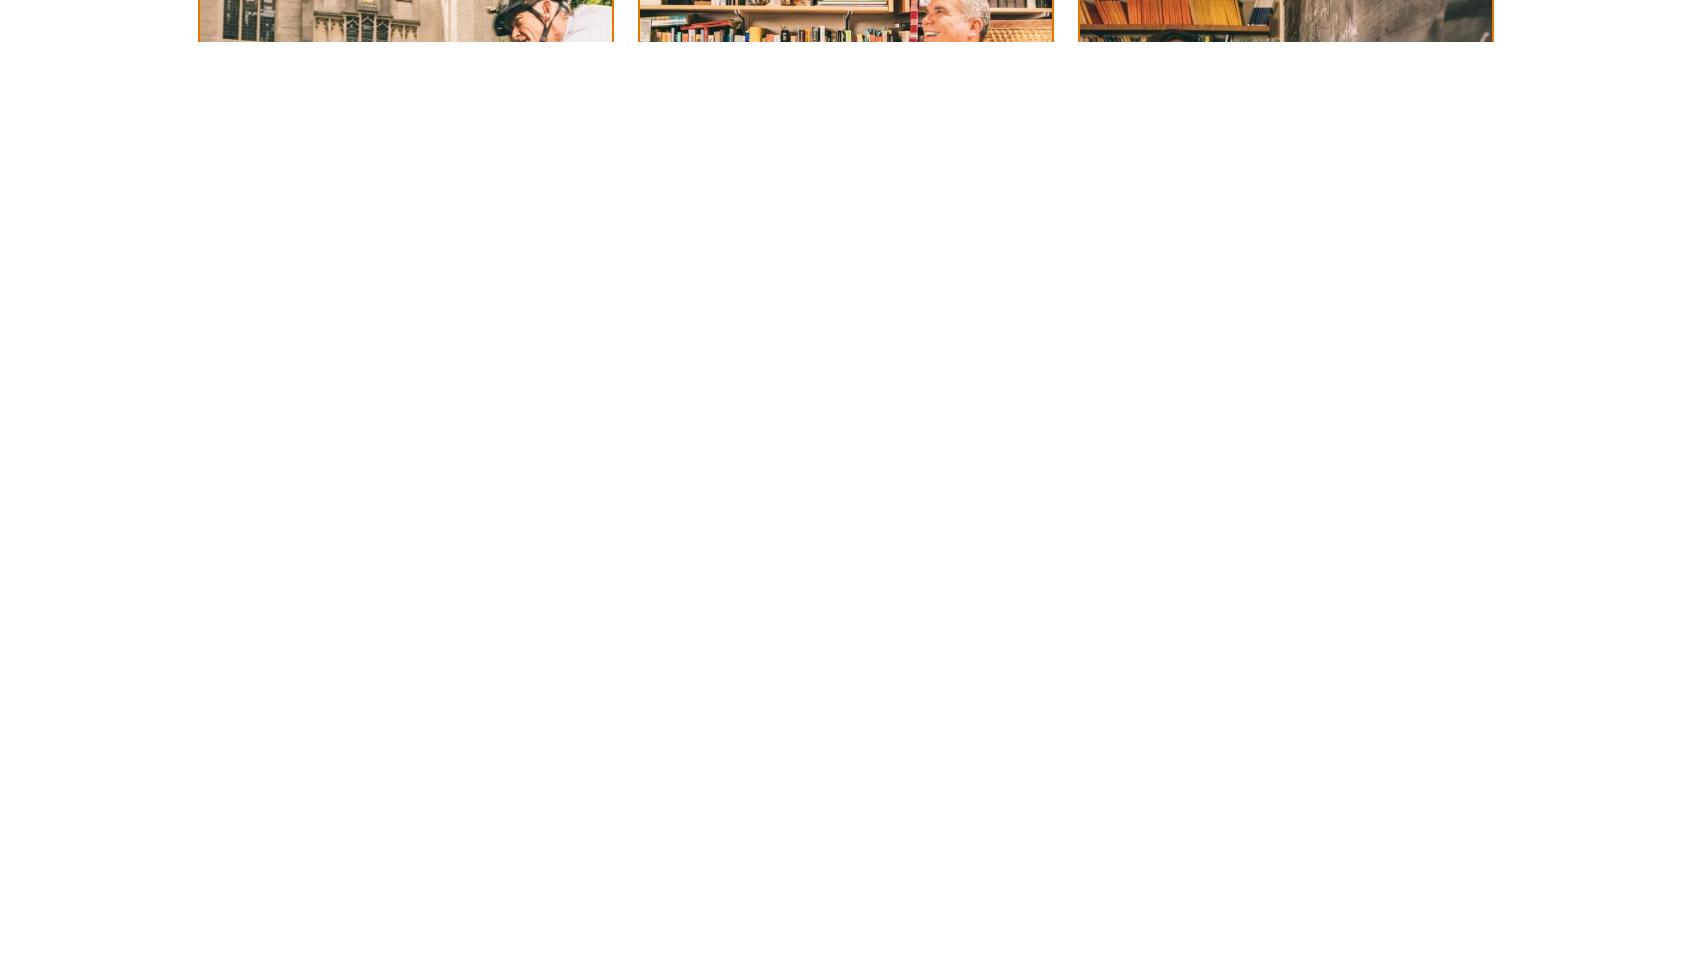 The image size is (1704, 979). I want to click on 'Dean of the College.', so click(774, 208).